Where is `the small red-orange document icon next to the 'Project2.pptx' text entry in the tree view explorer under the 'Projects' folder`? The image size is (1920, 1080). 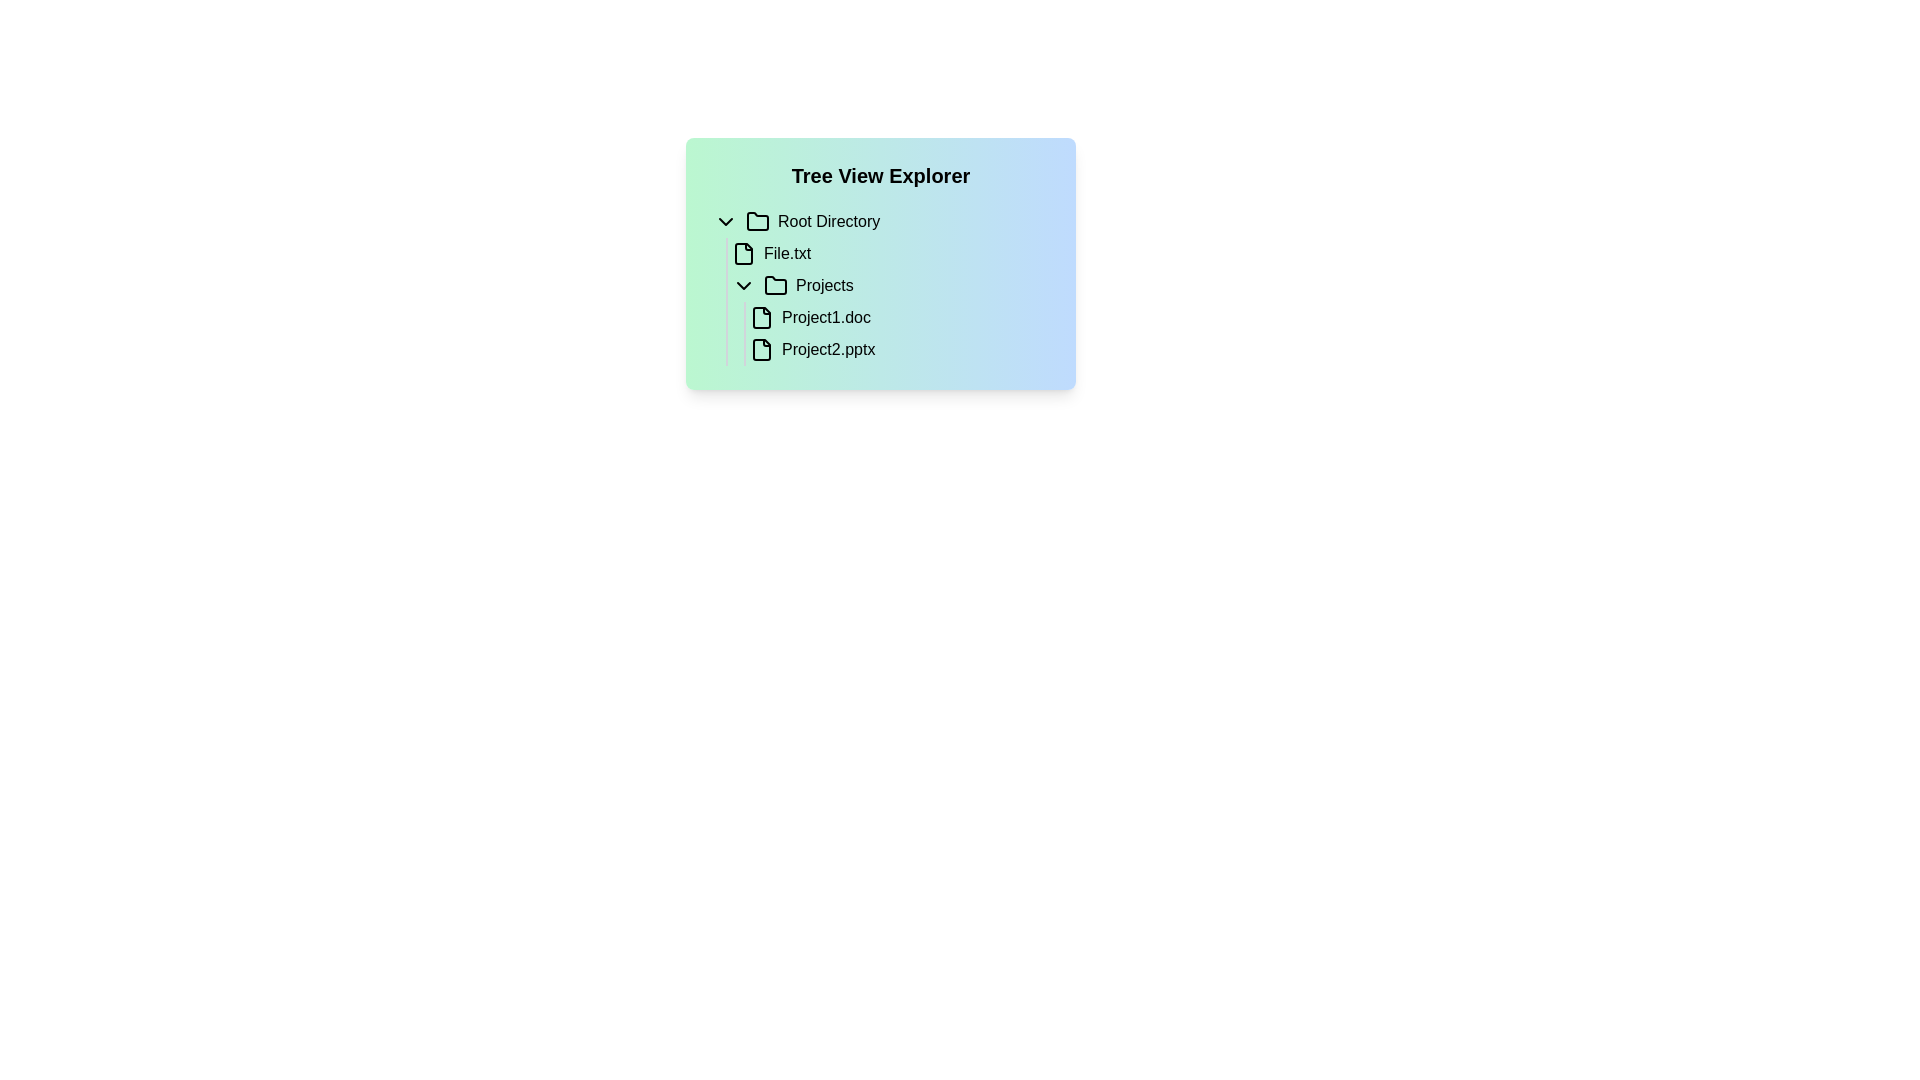 the small red-orange document icon next to the 'Project2.pptx' text entry in the tree view explorer under the 'Projects' folder is located at coordinates (761, 349).